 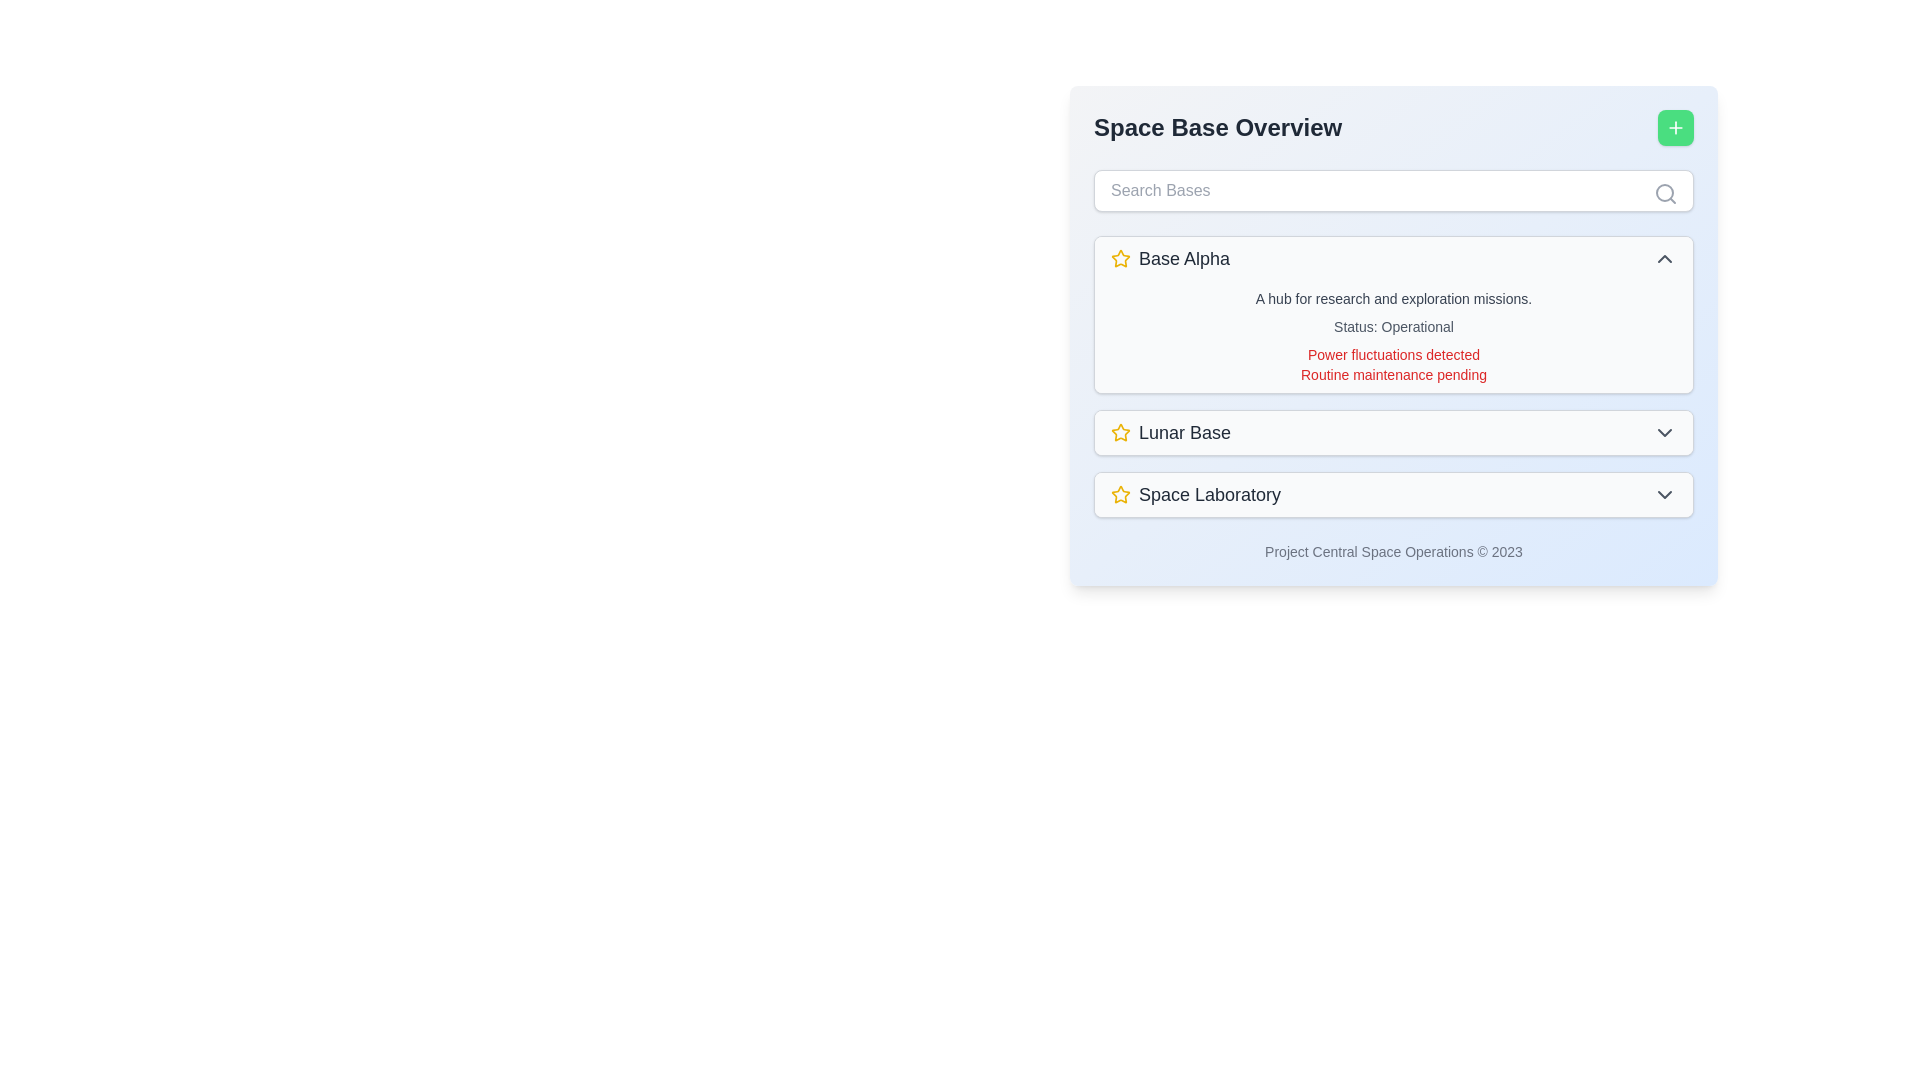 I want to click on the 'Add' button located in the top-right corner of the 'Space Base Overview' card, which is styled as a circular button with a green background, so click(x=1675, y=127).